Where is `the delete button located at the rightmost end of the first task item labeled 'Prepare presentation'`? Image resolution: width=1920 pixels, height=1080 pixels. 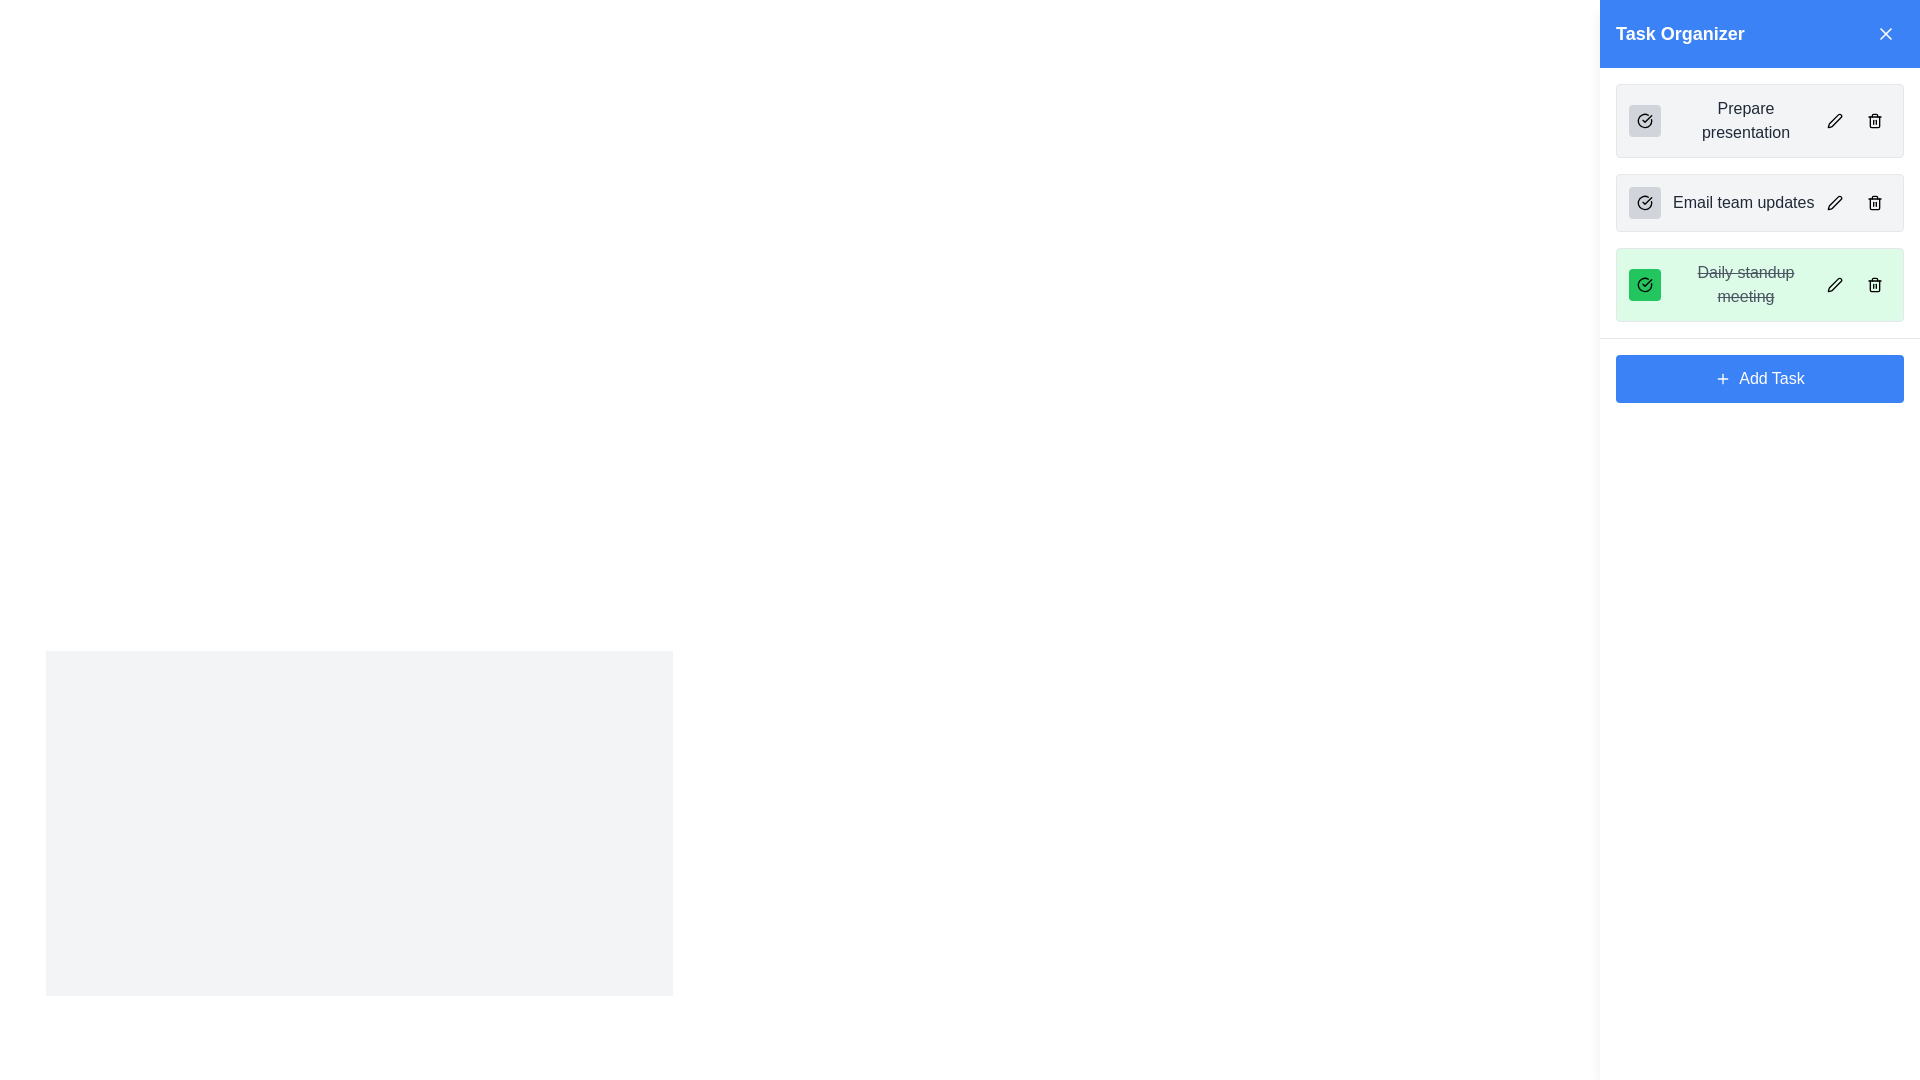 the delete button located at the rightmost end of the first task item labeled 'Prepare presentation' is located at coordinates (1874, 120).